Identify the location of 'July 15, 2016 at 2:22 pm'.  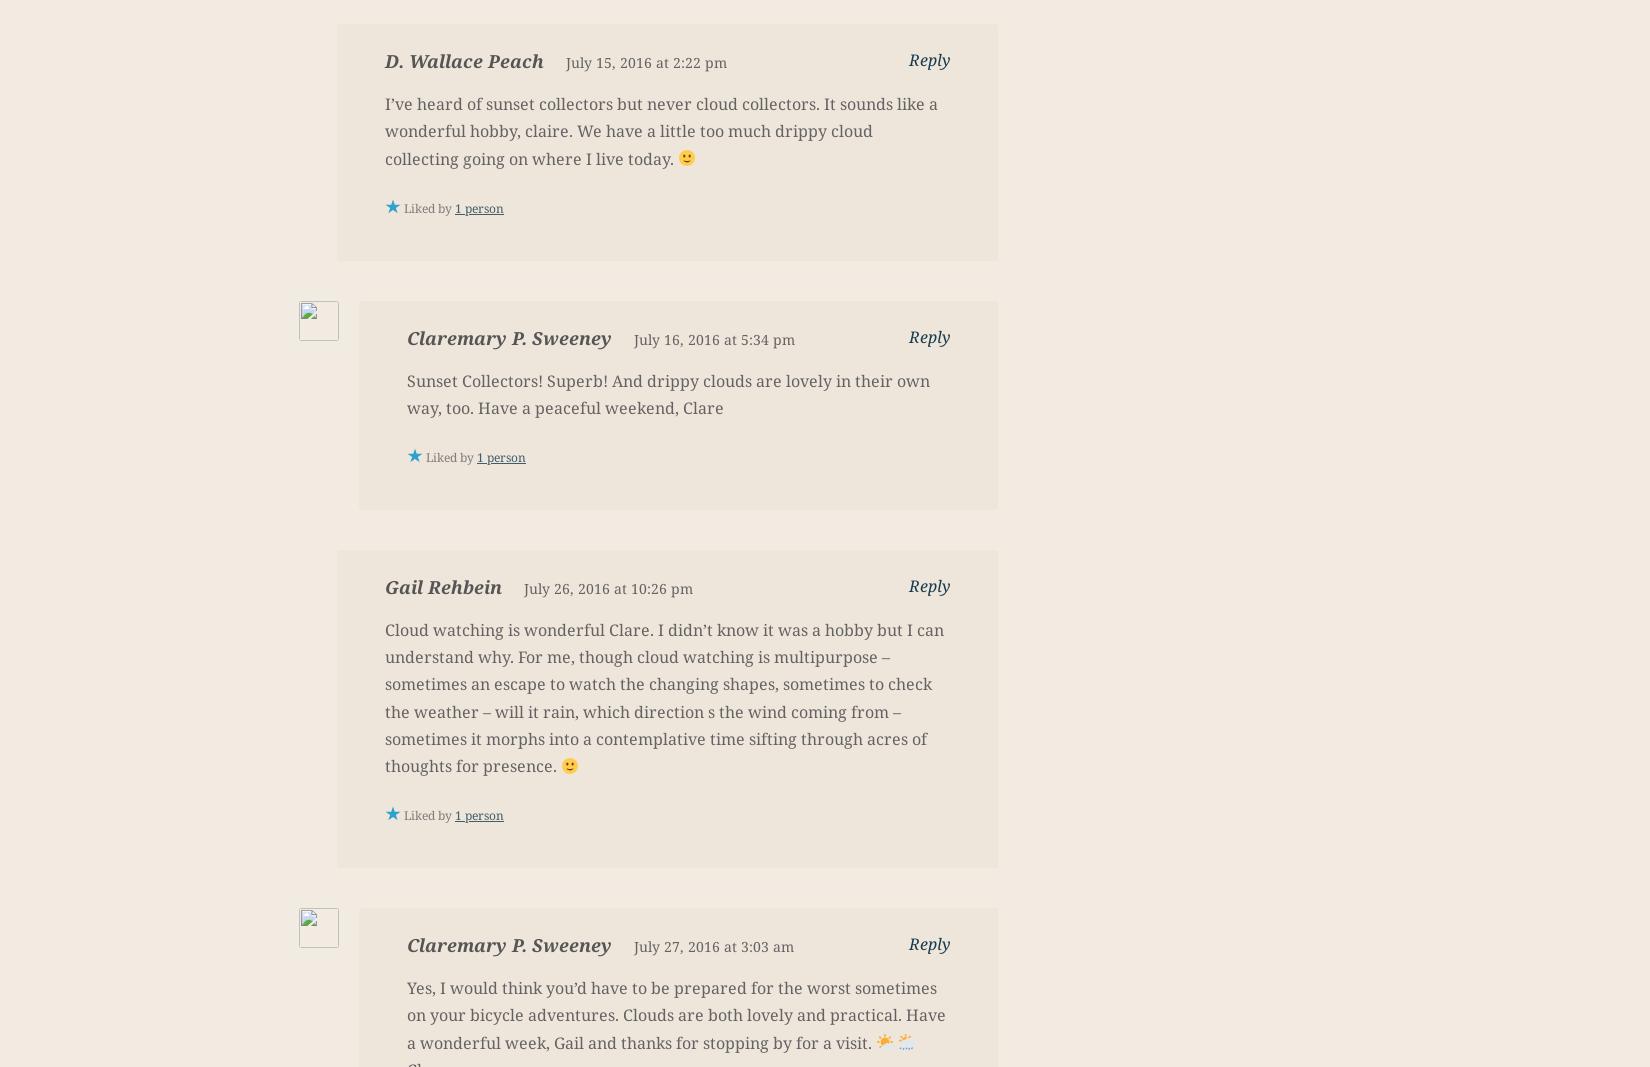
(645, 61).